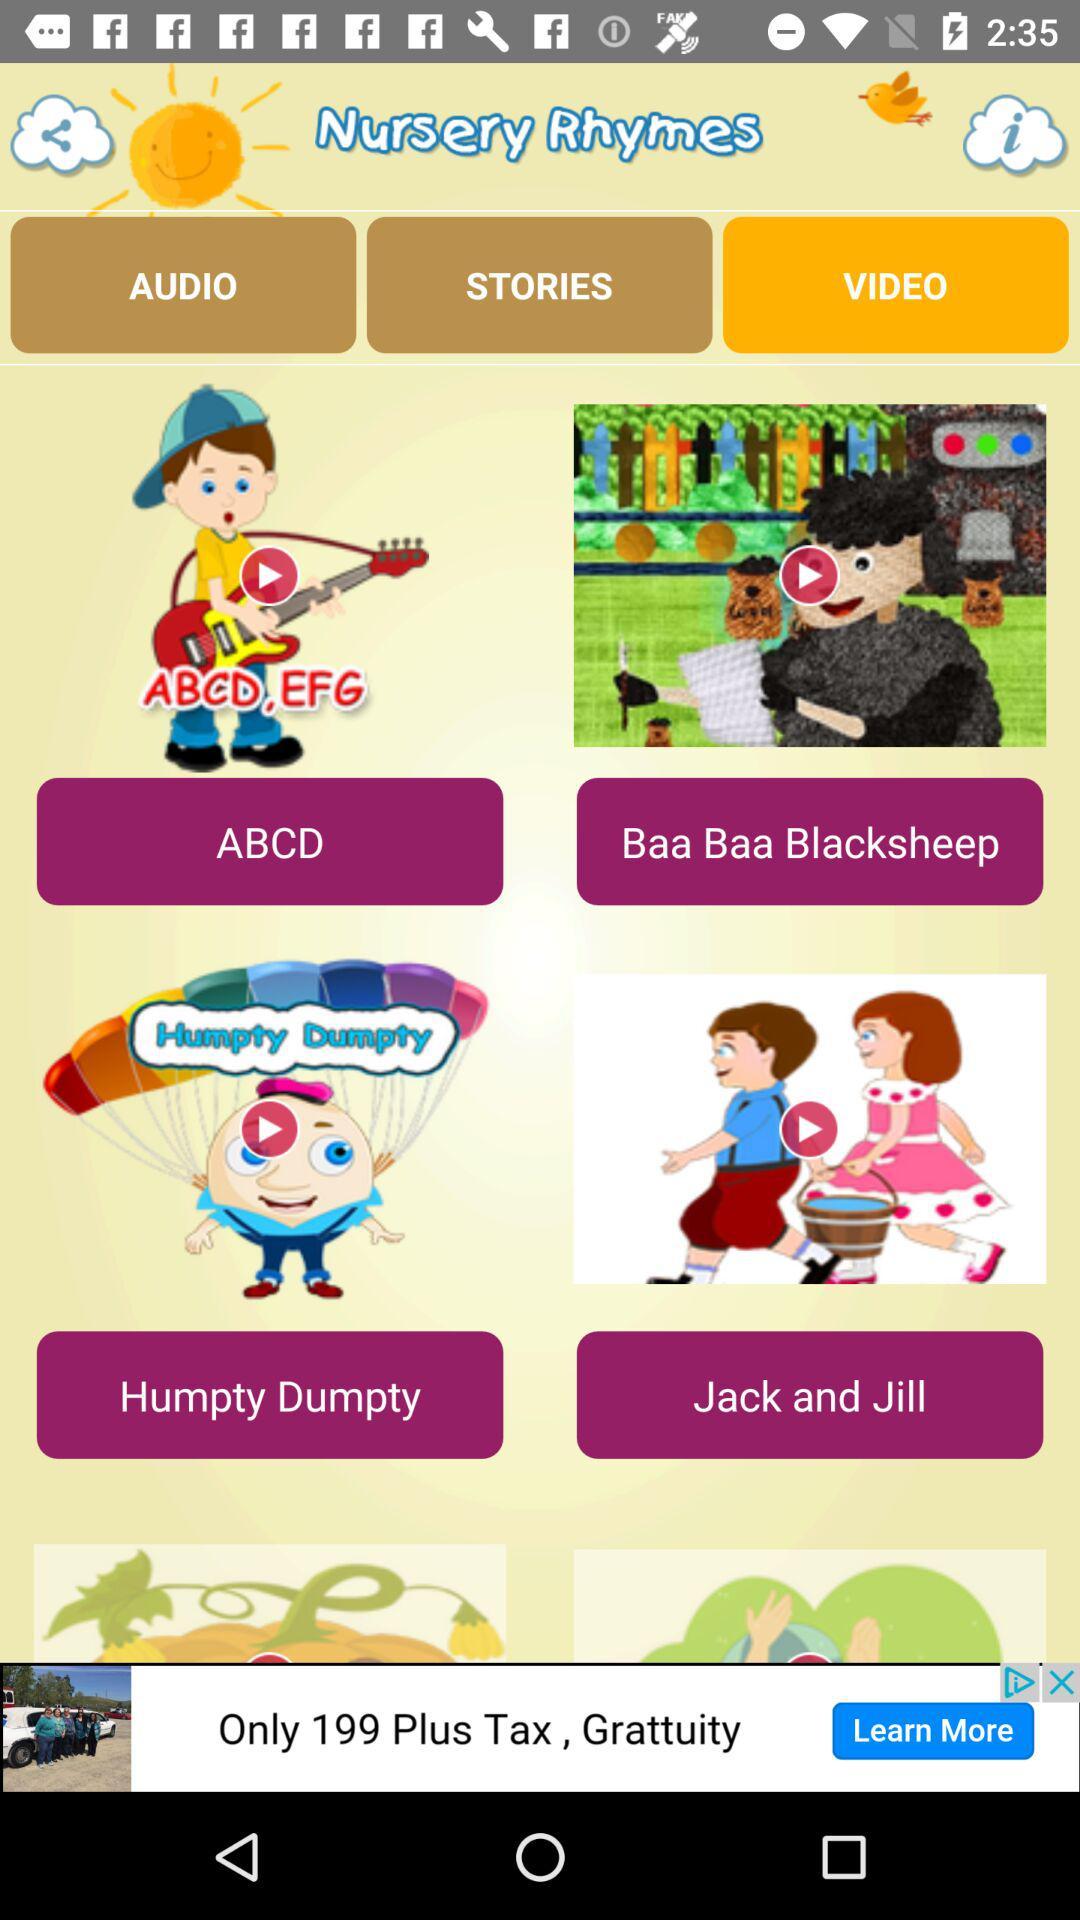 The width and height of the screenshot is (1080, 1920). I want to click on advertisement, so click(540, 1727).